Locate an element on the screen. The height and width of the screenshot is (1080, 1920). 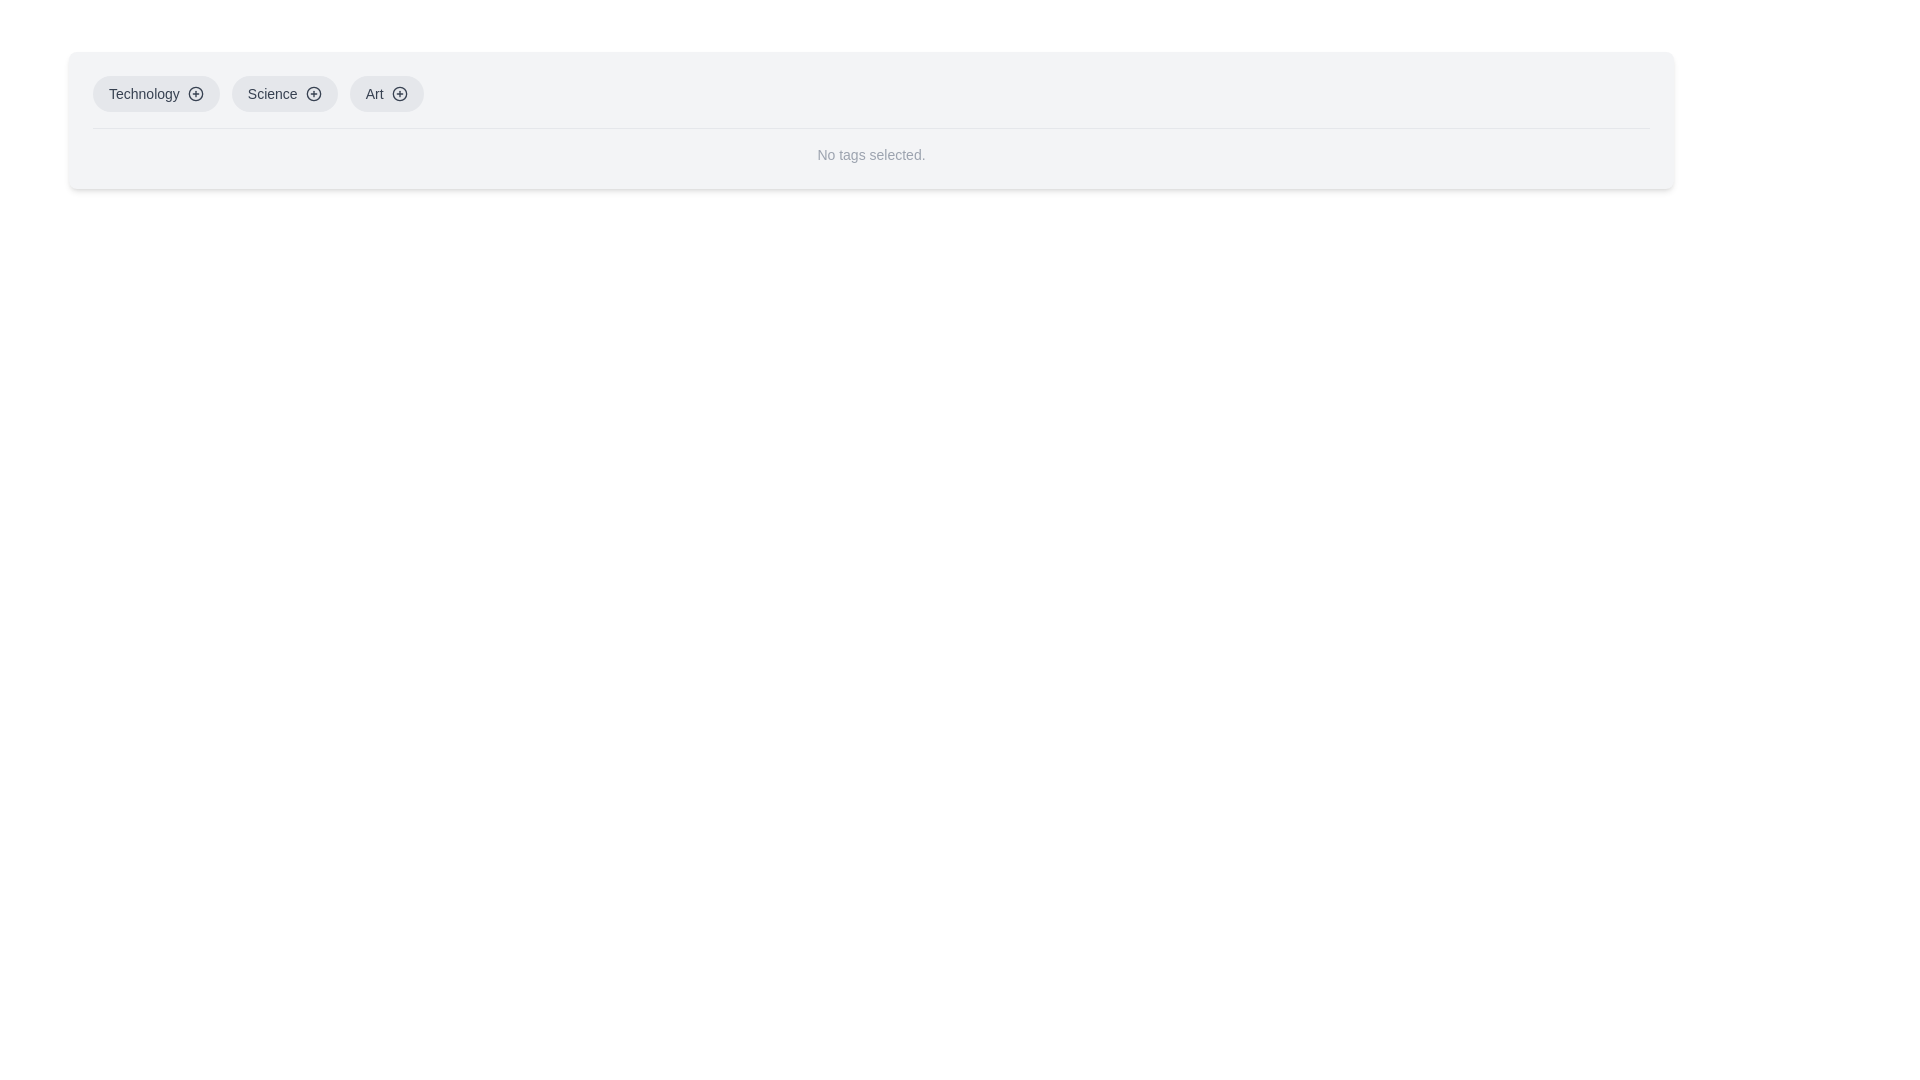
the circular button or icon representing the 'Art' category, which is part of a horizontal group of items including 'Technology' and 'Science' is located at coordinates (399, 93).